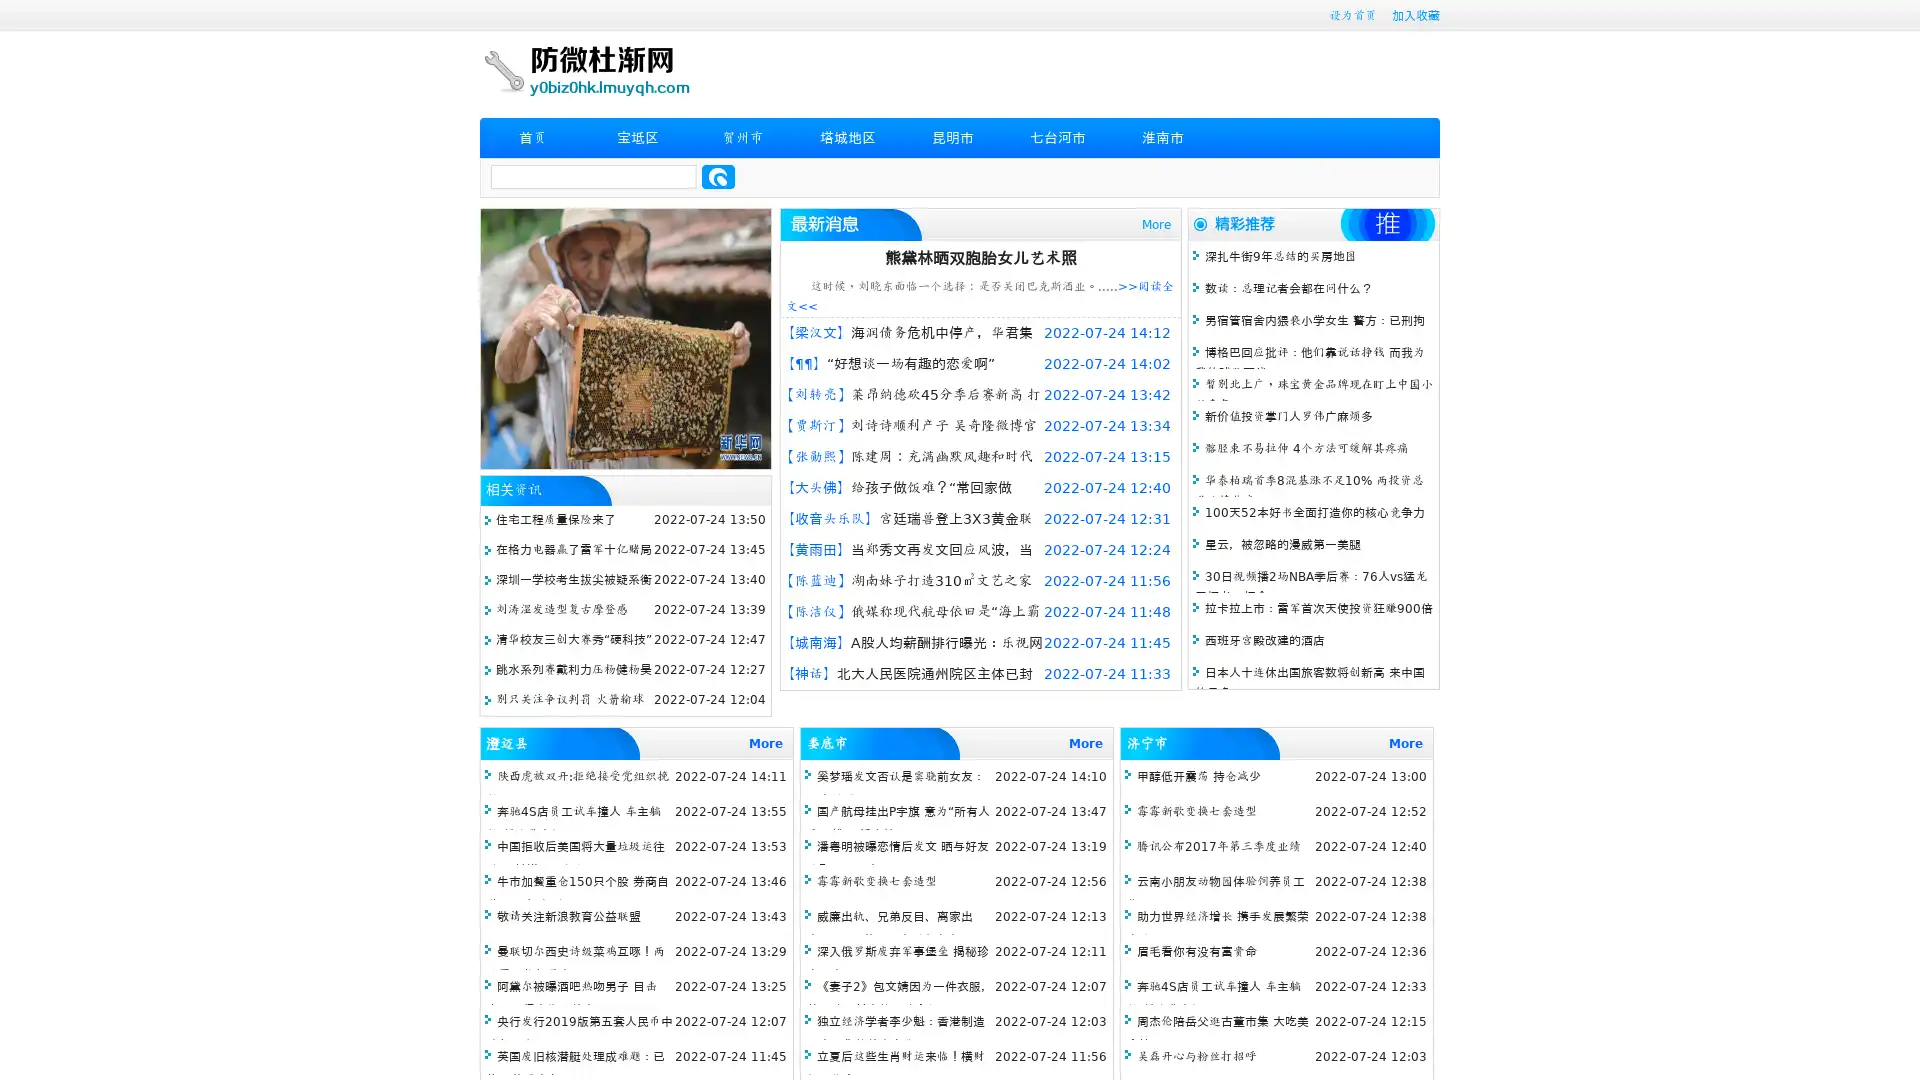  Describe the element at coordinates (718, 176) in the screenshot. I see `Search` at that location.